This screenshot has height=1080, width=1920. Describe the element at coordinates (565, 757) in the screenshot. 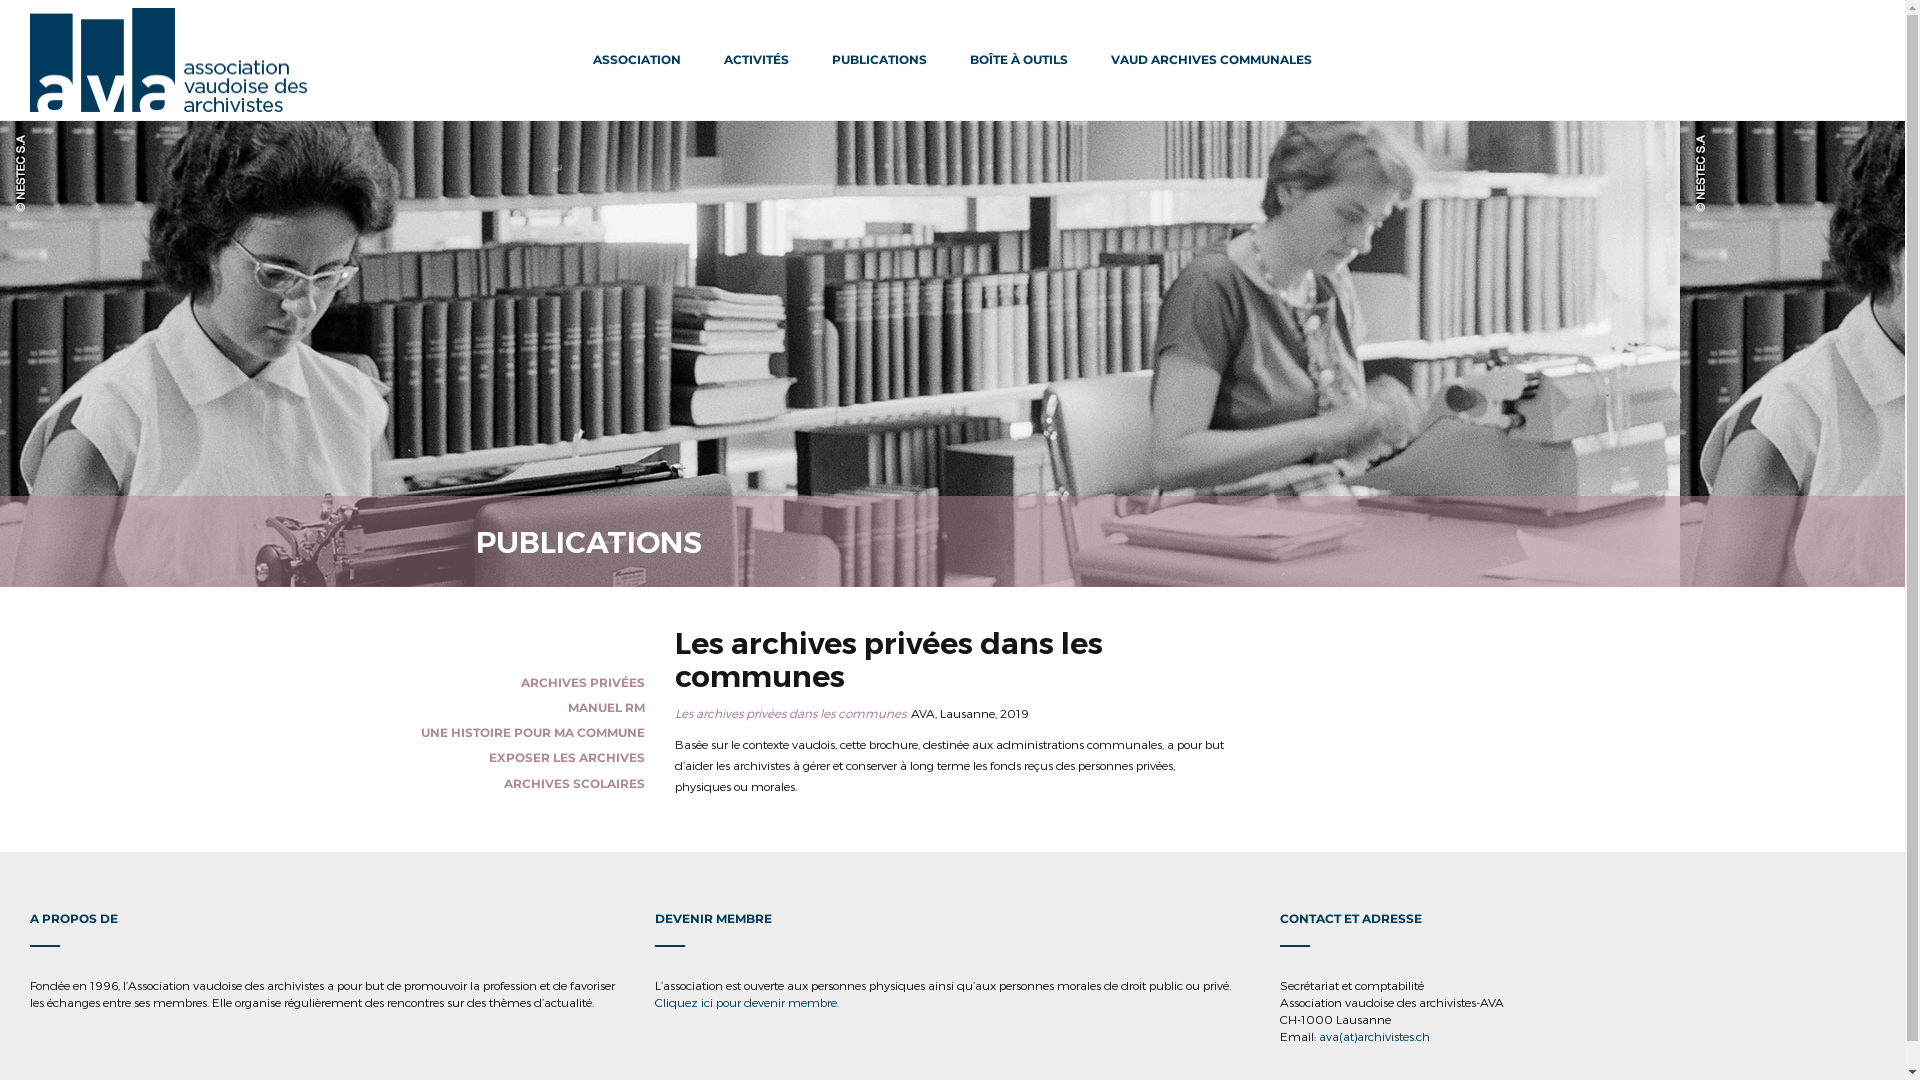

I see `'EXPOSER LES ARCHIVES'` at that location.